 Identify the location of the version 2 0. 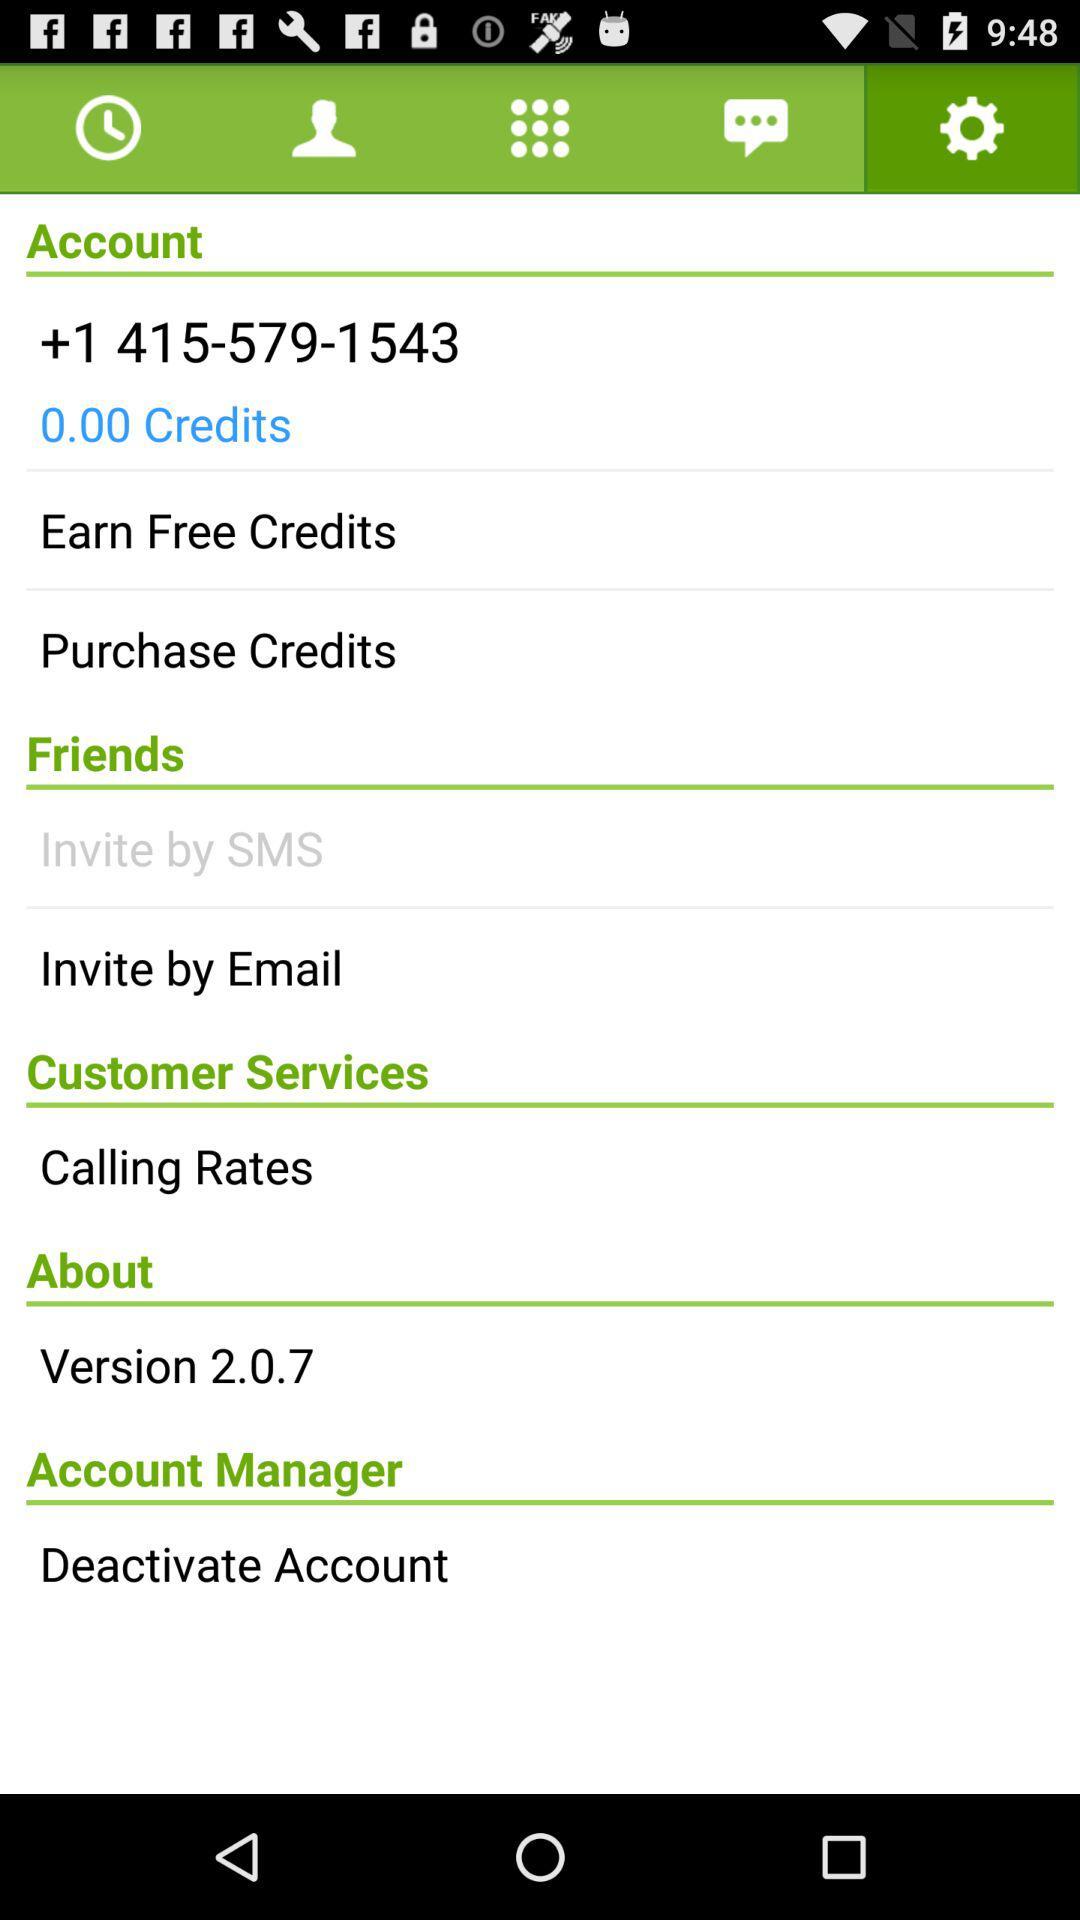
(540, 1363).